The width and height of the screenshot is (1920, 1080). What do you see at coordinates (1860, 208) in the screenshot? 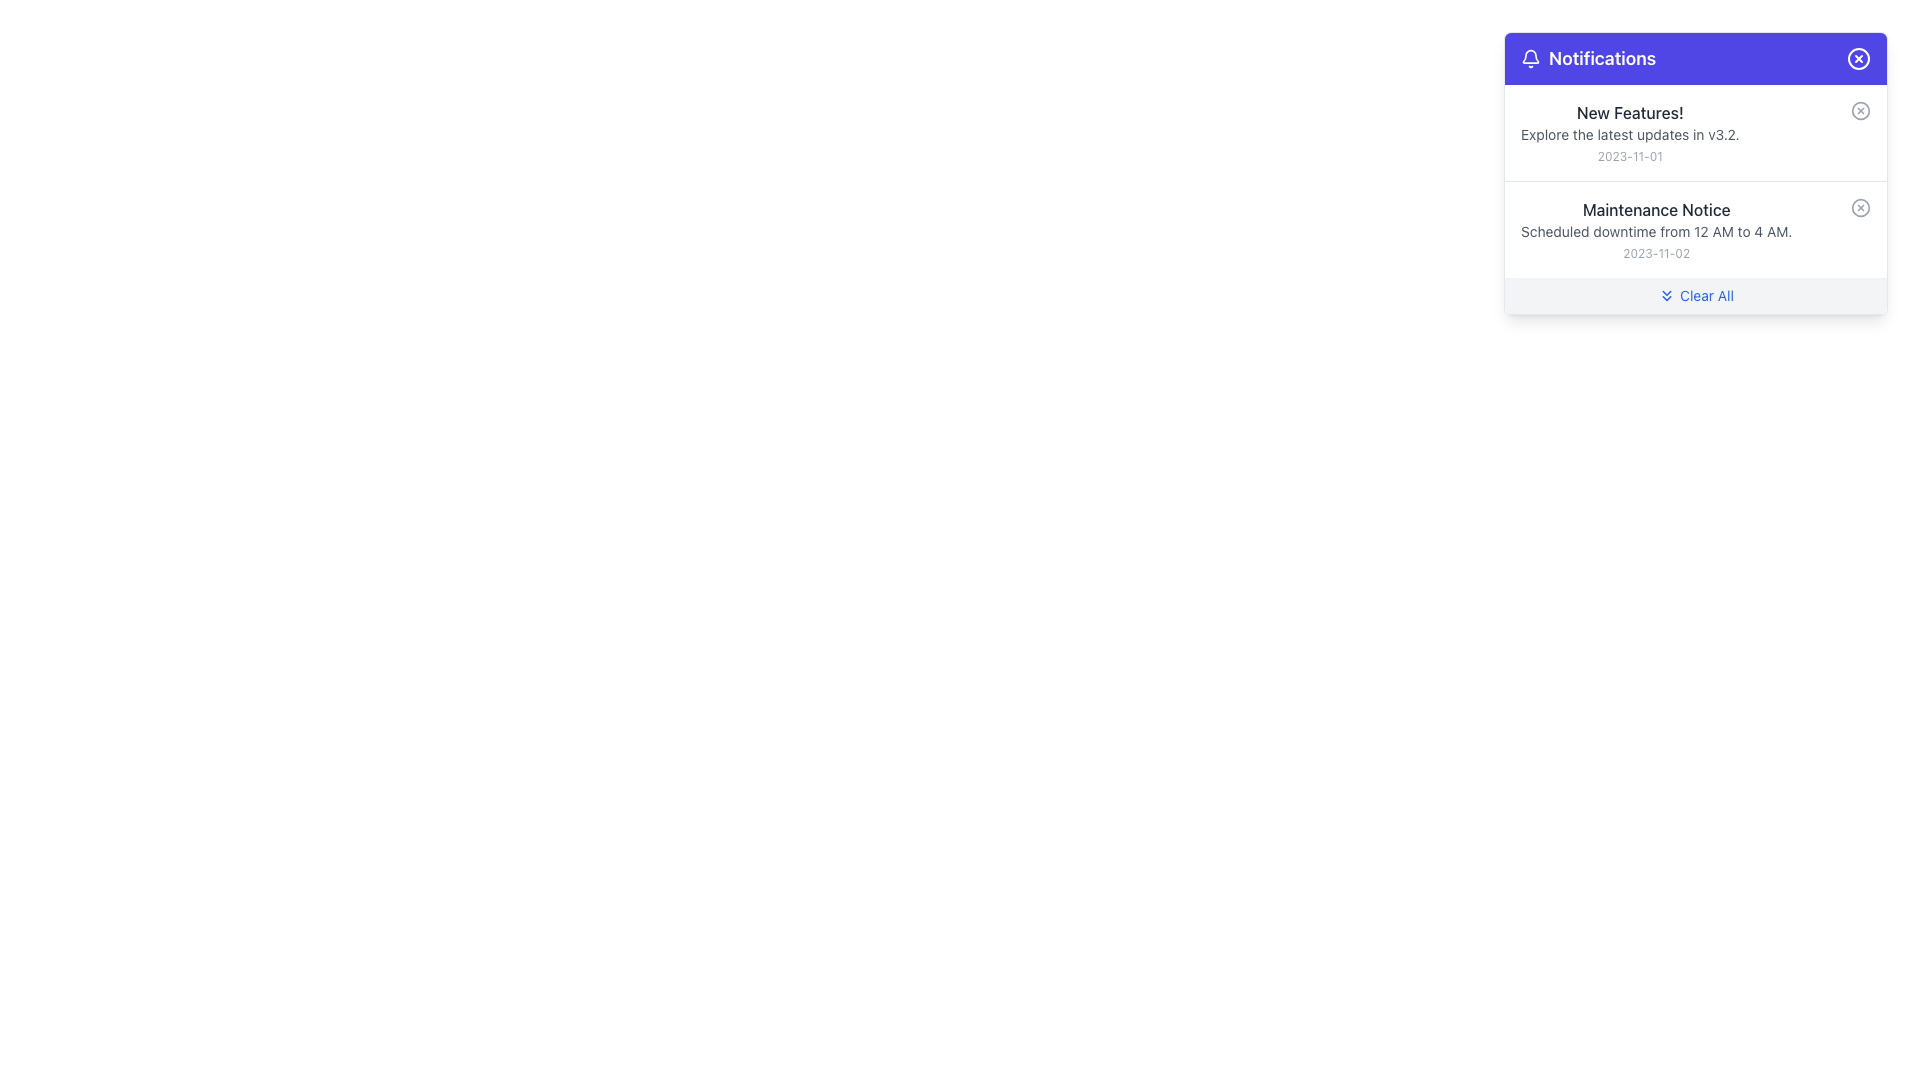
I see `the SVG Circle Element located in the 'Maintenance Notice' section of the notification card` at bounding box center [1860, 208].